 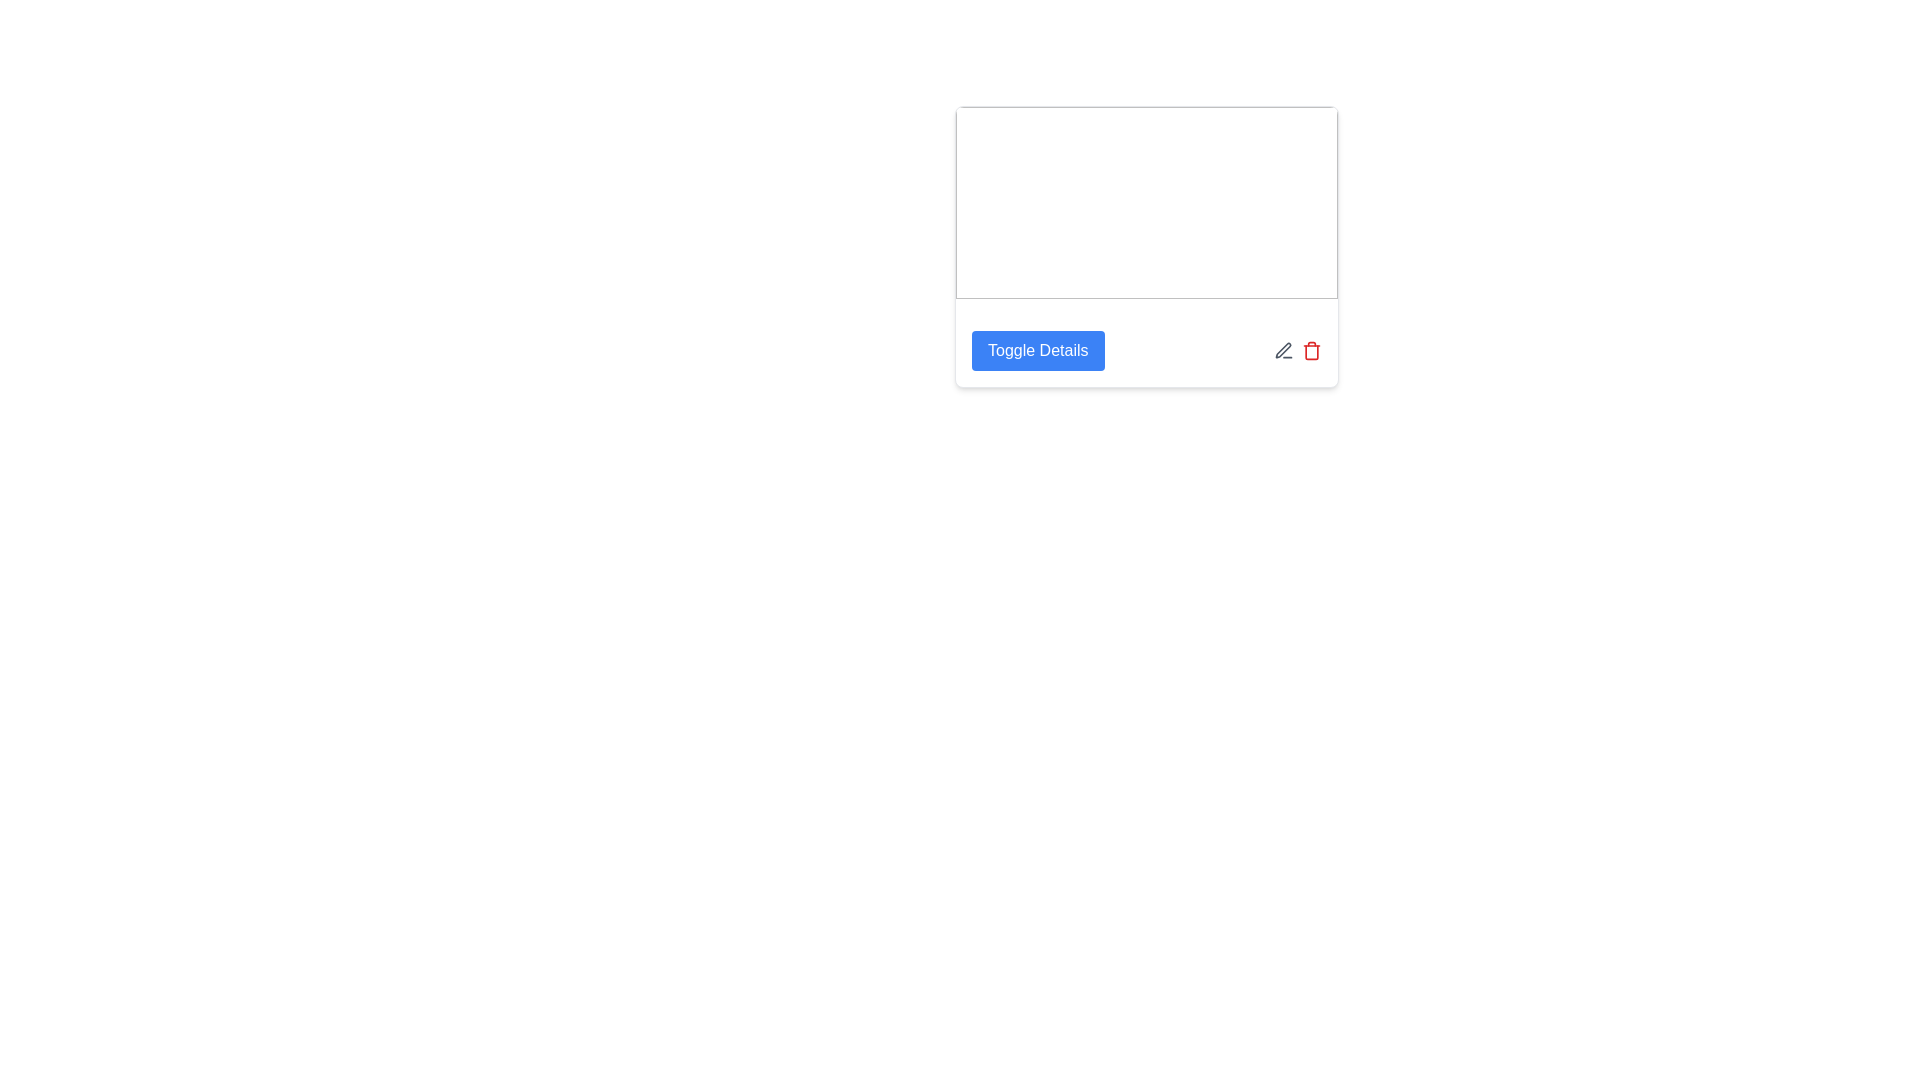 What do you see at coordinates (1038, 350) in the screenshot?
I see `the 'Toggle Details' button with a blue background and white text` at bounding box center [1038, 350].